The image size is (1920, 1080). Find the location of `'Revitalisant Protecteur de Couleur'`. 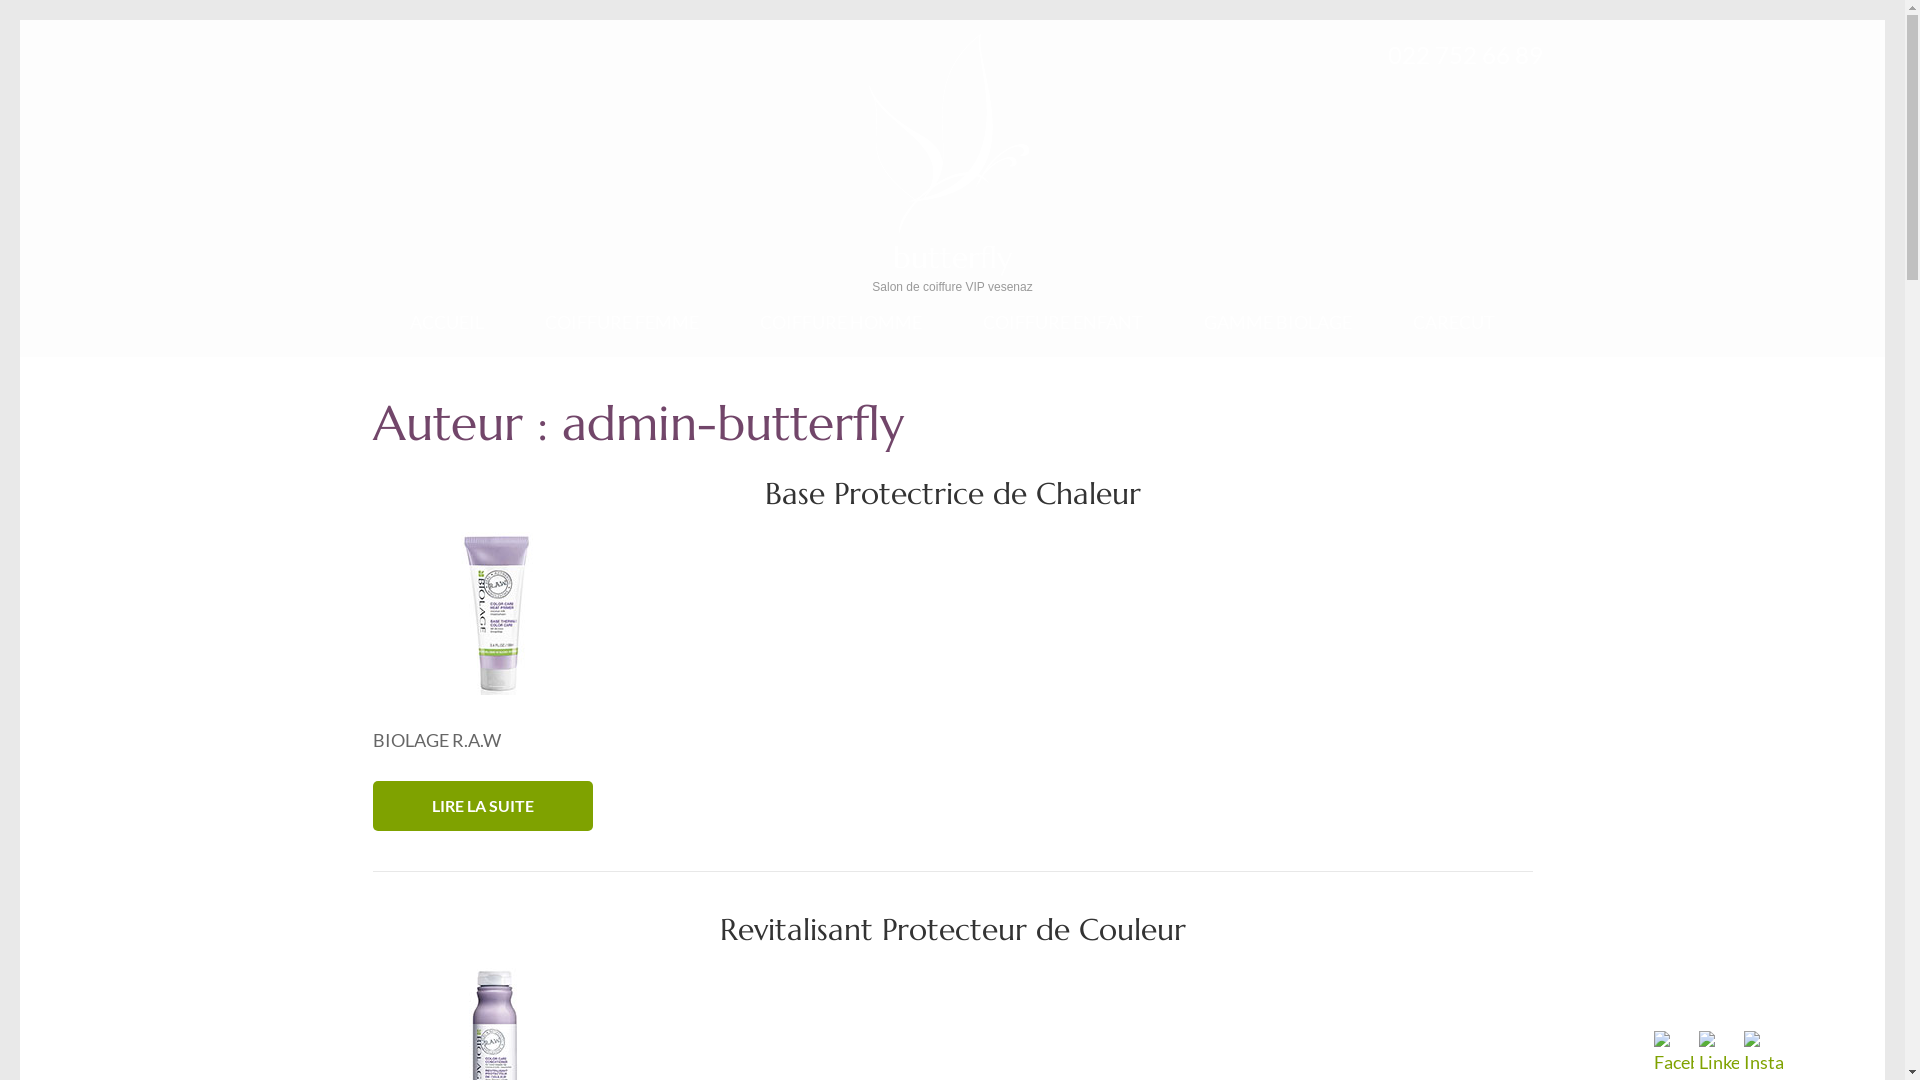

'Revitalisant Protecteur de Couleur' is located at coordinates (952, 929).